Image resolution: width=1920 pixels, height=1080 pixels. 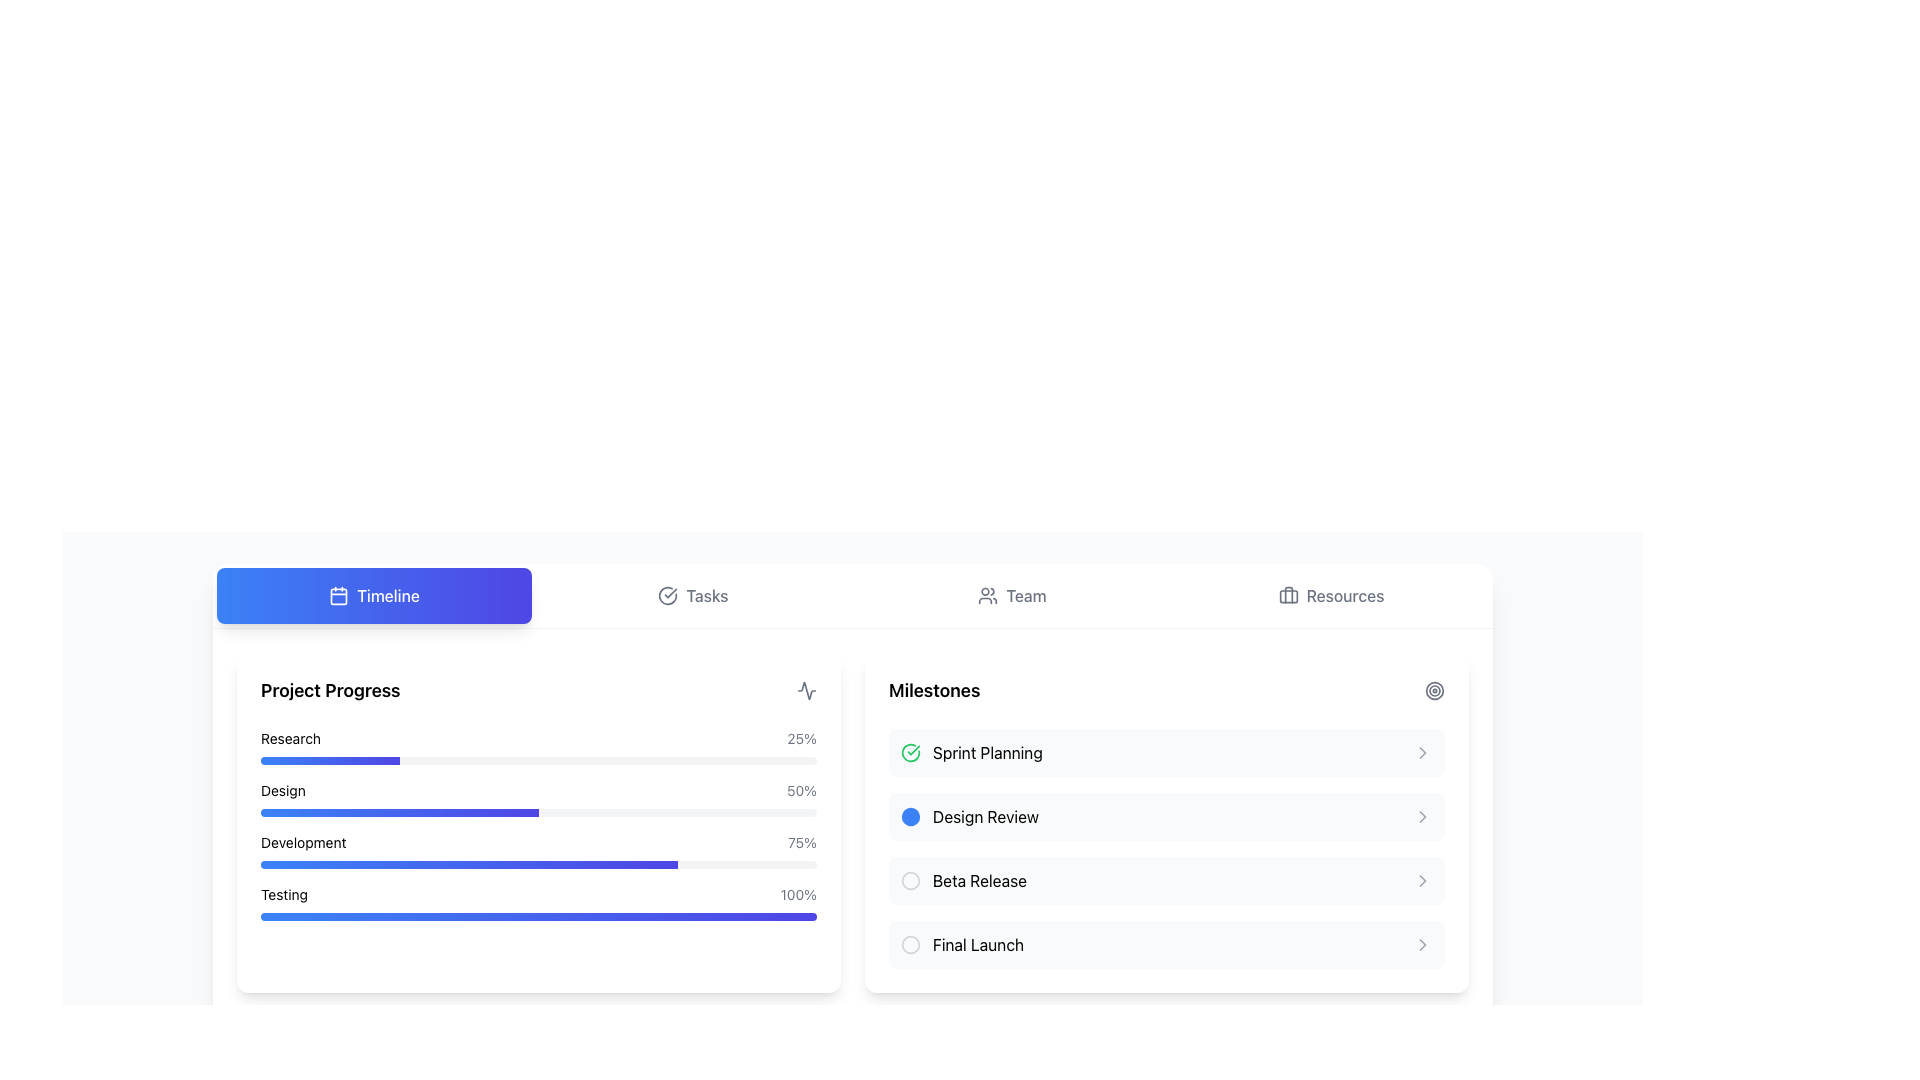 What do you see at coordinates (910, 752) in the screenshot?
I see `the circular icon with a green checkmark indicating successful completion, located next to the text 'Sprint Planning' in the milestones list` at bounding box center [910, 752].